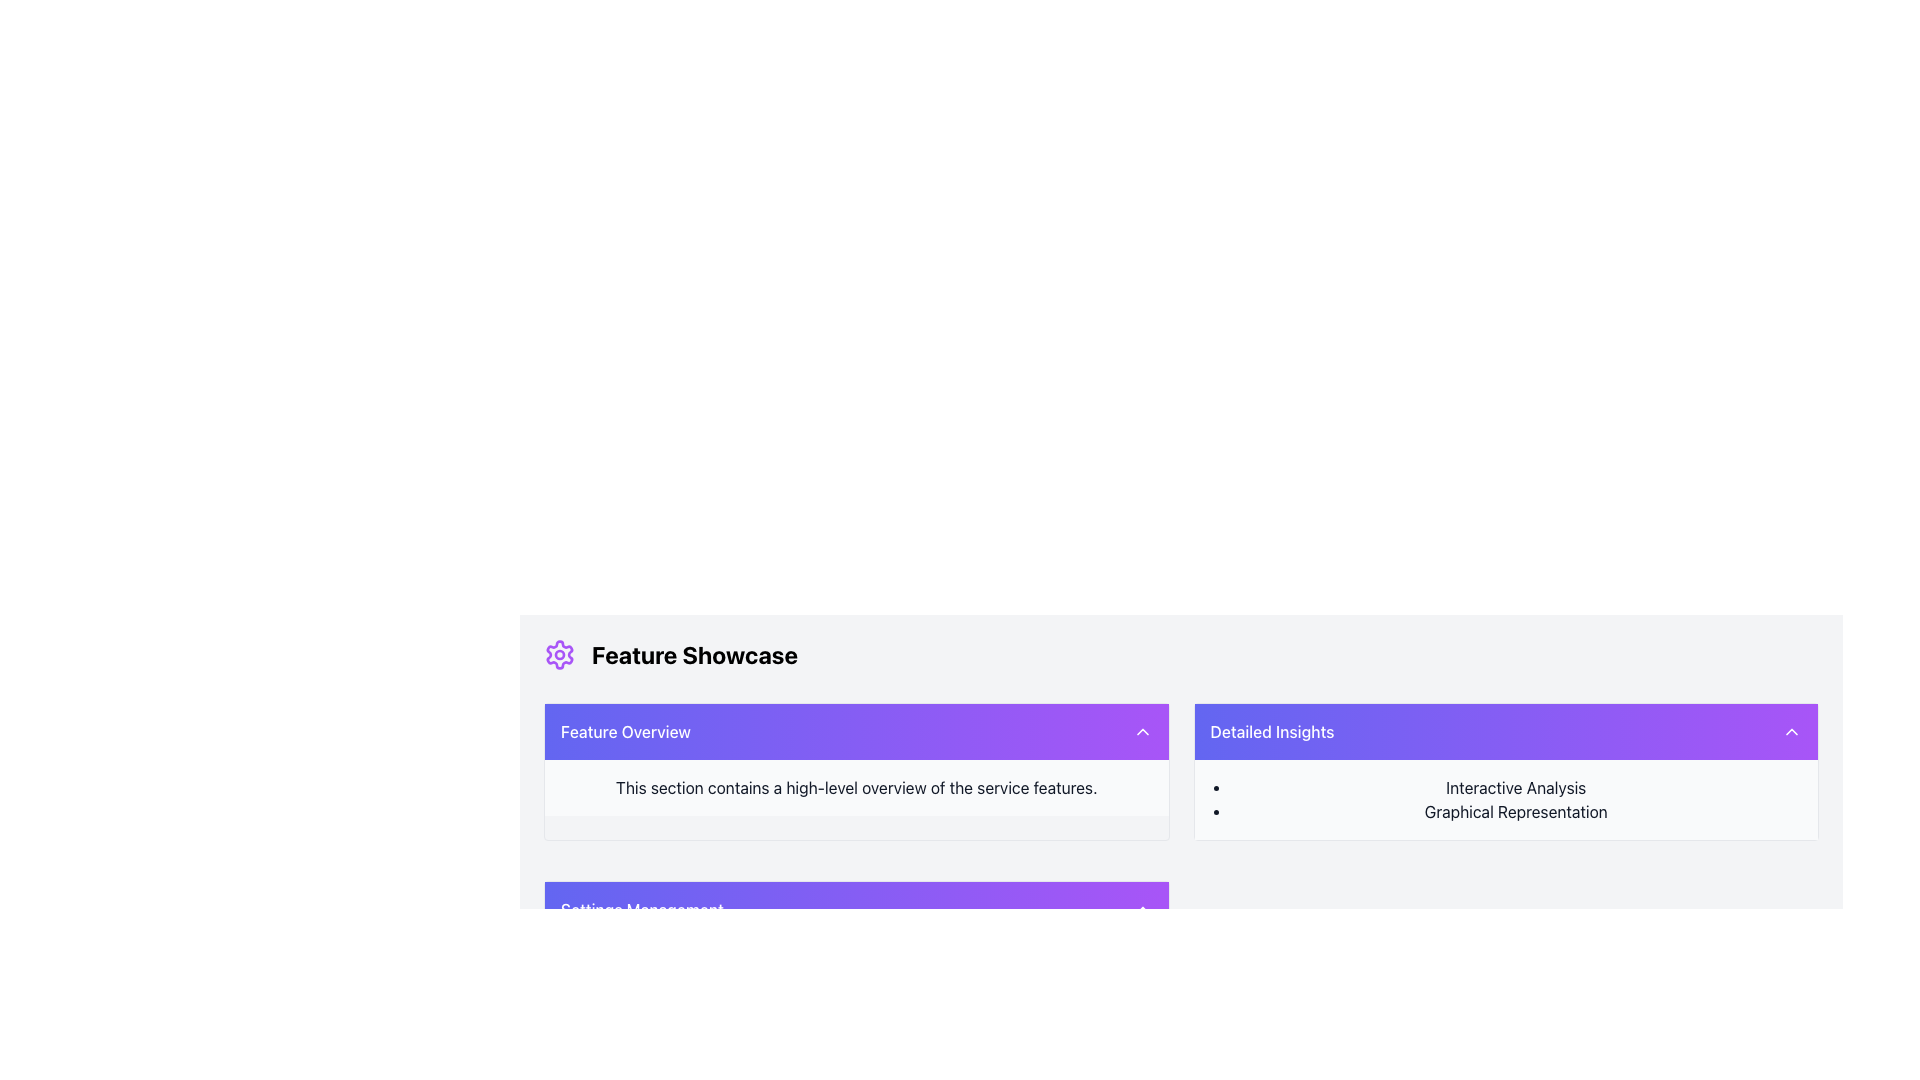  What do you see at coordinates (856, 732) in the screenshot?
I see `the collapsible button for the 'Feature Overview' section` at bounding box center [856, 732].